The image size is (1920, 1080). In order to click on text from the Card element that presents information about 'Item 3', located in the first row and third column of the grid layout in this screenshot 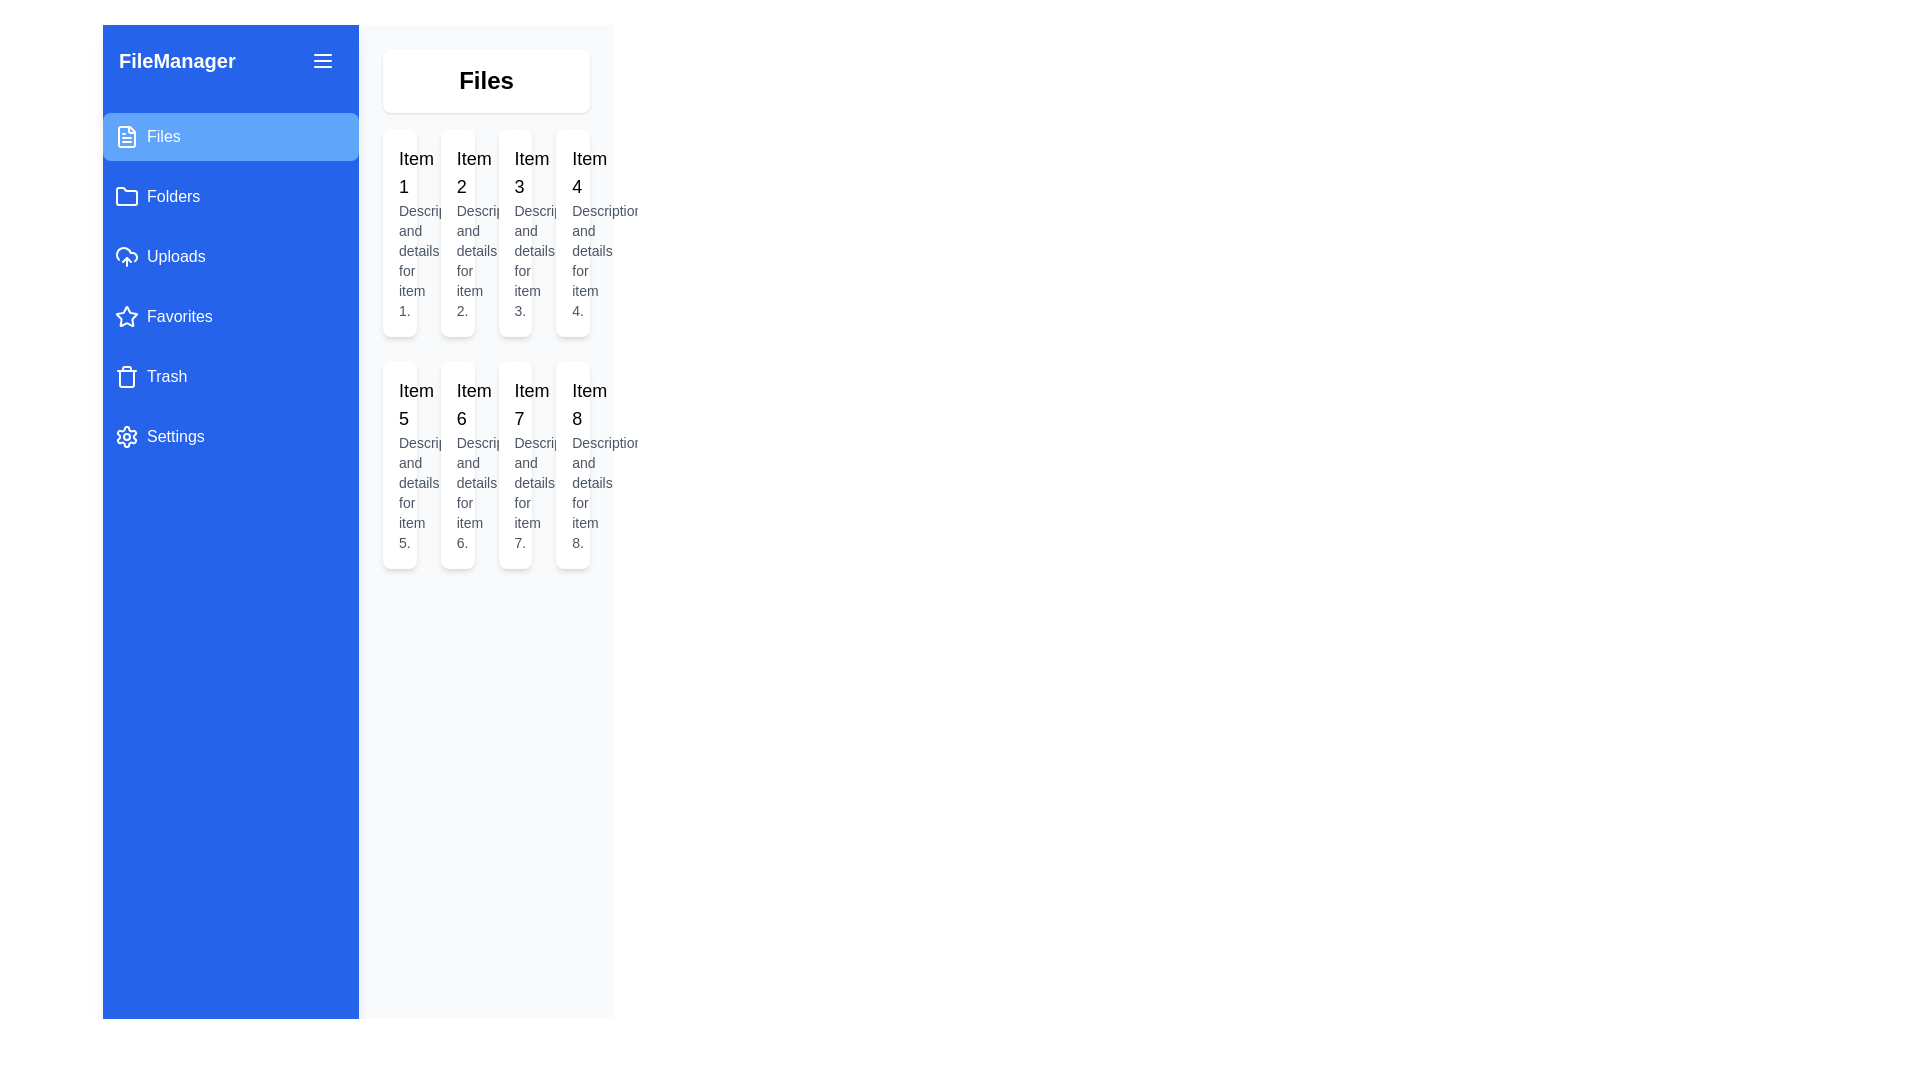, I will do `click(515, 231)`.